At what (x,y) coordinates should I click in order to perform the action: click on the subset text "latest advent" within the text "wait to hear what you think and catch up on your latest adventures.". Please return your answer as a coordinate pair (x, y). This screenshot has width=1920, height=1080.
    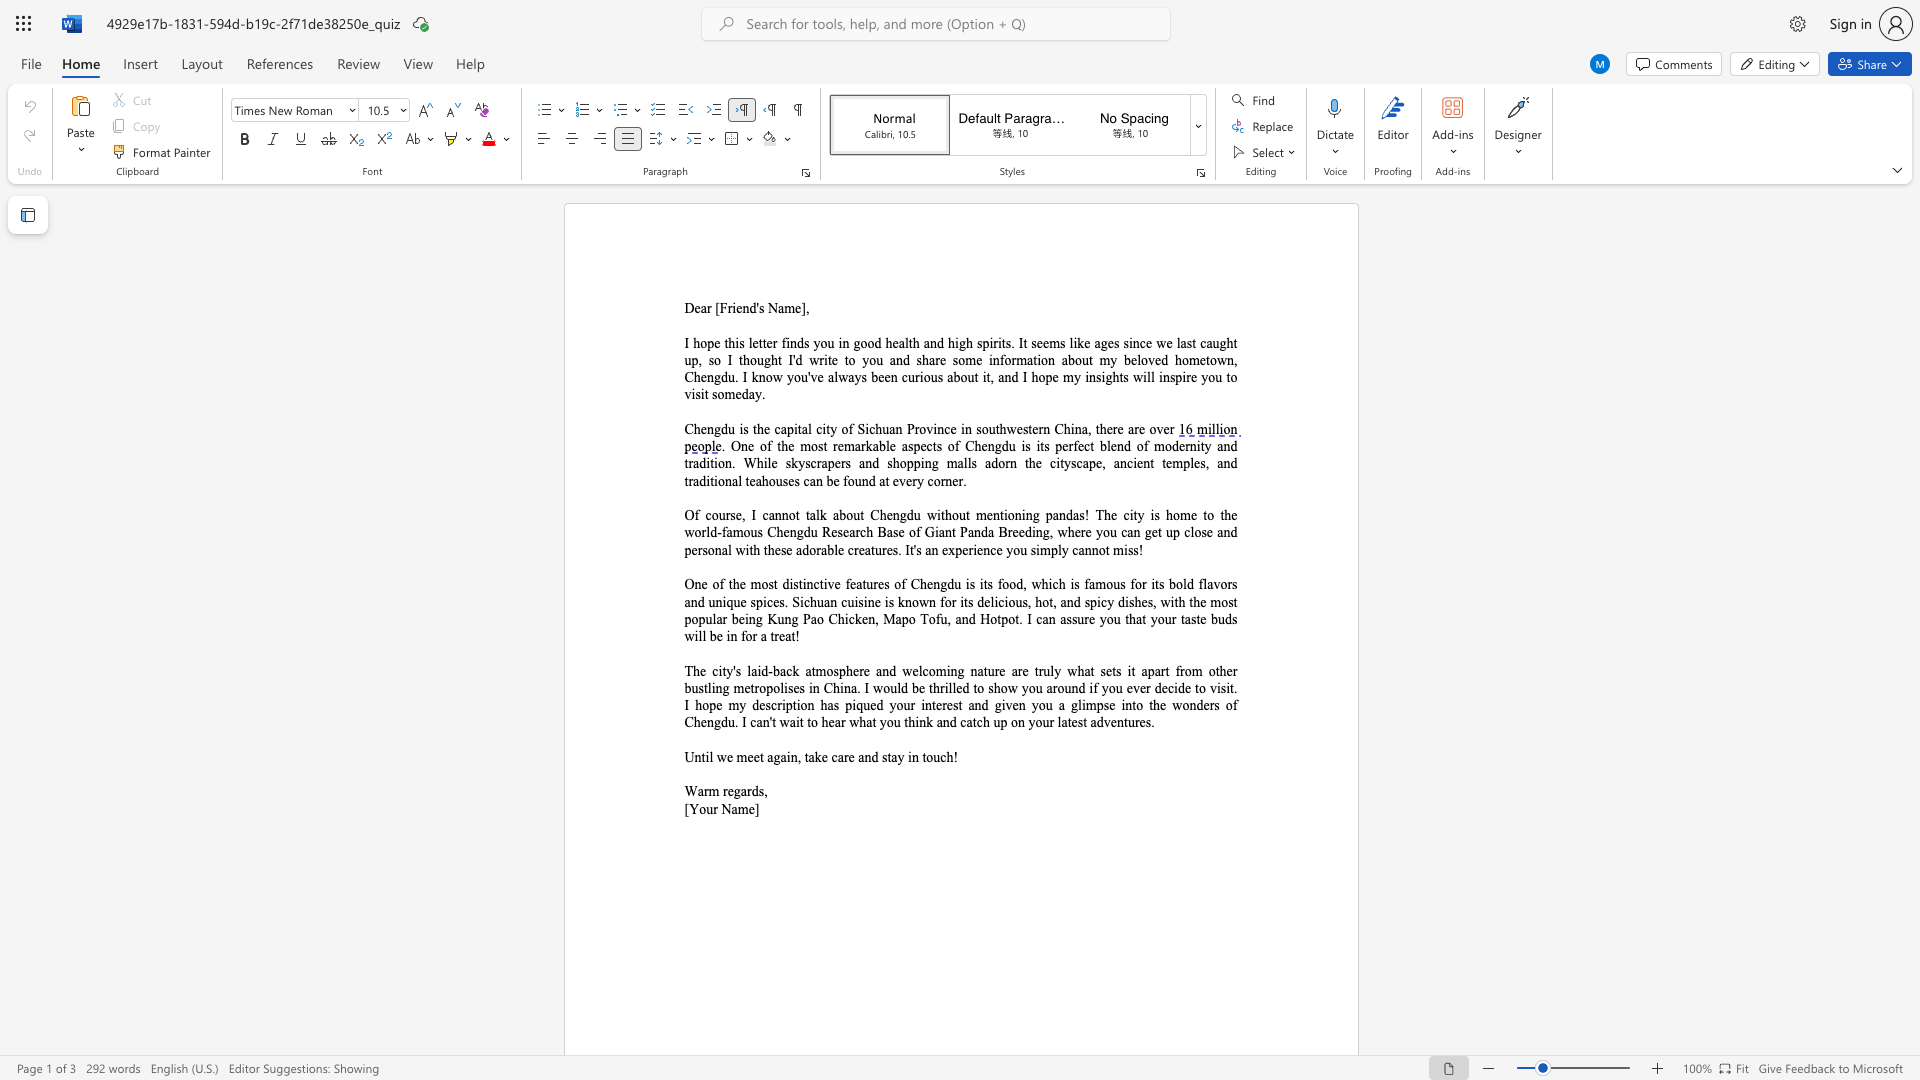
    Looking at the image, I should click on (1056, 722).